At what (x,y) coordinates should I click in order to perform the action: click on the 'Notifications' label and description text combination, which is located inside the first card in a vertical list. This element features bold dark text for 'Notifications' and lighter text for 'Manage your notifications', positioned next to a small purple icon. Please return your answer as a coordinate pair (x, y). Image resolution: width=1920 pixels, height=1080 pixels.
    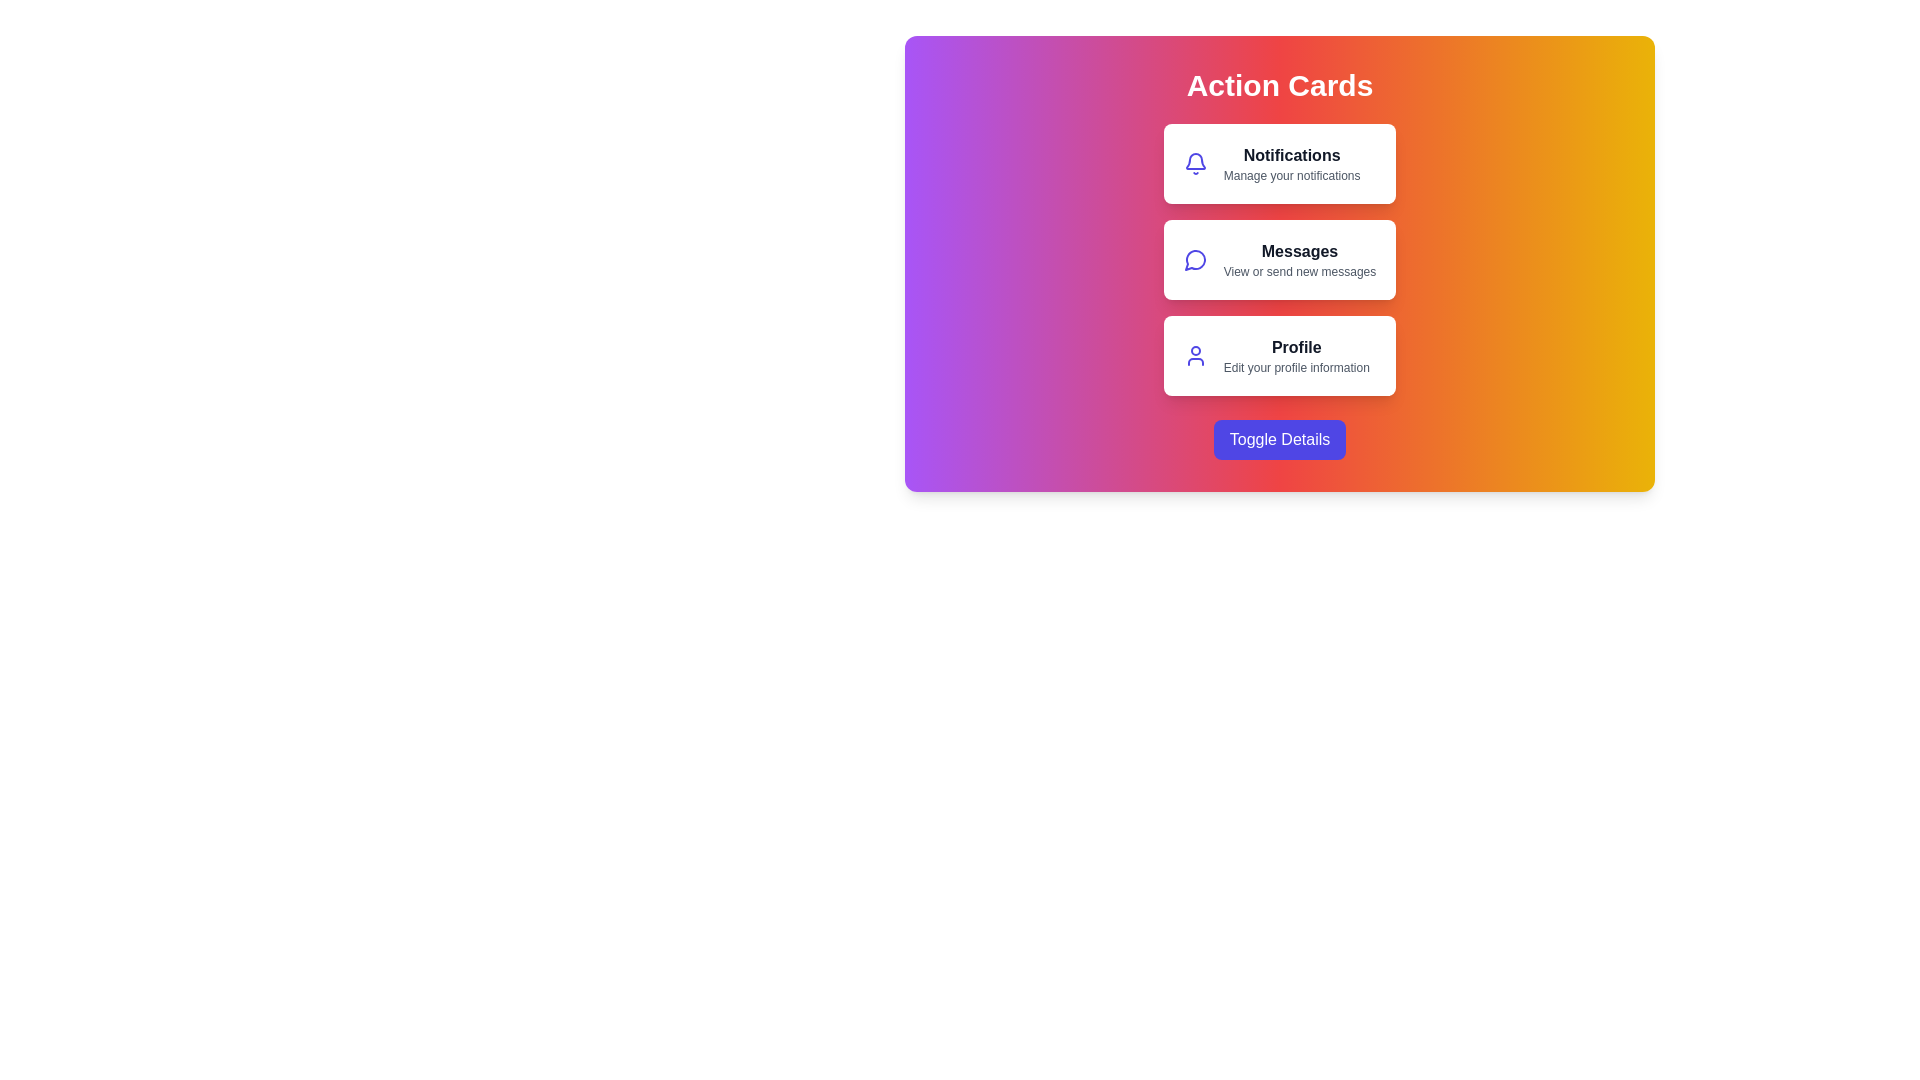
    Looking at the image, I should click on (1292, 163).